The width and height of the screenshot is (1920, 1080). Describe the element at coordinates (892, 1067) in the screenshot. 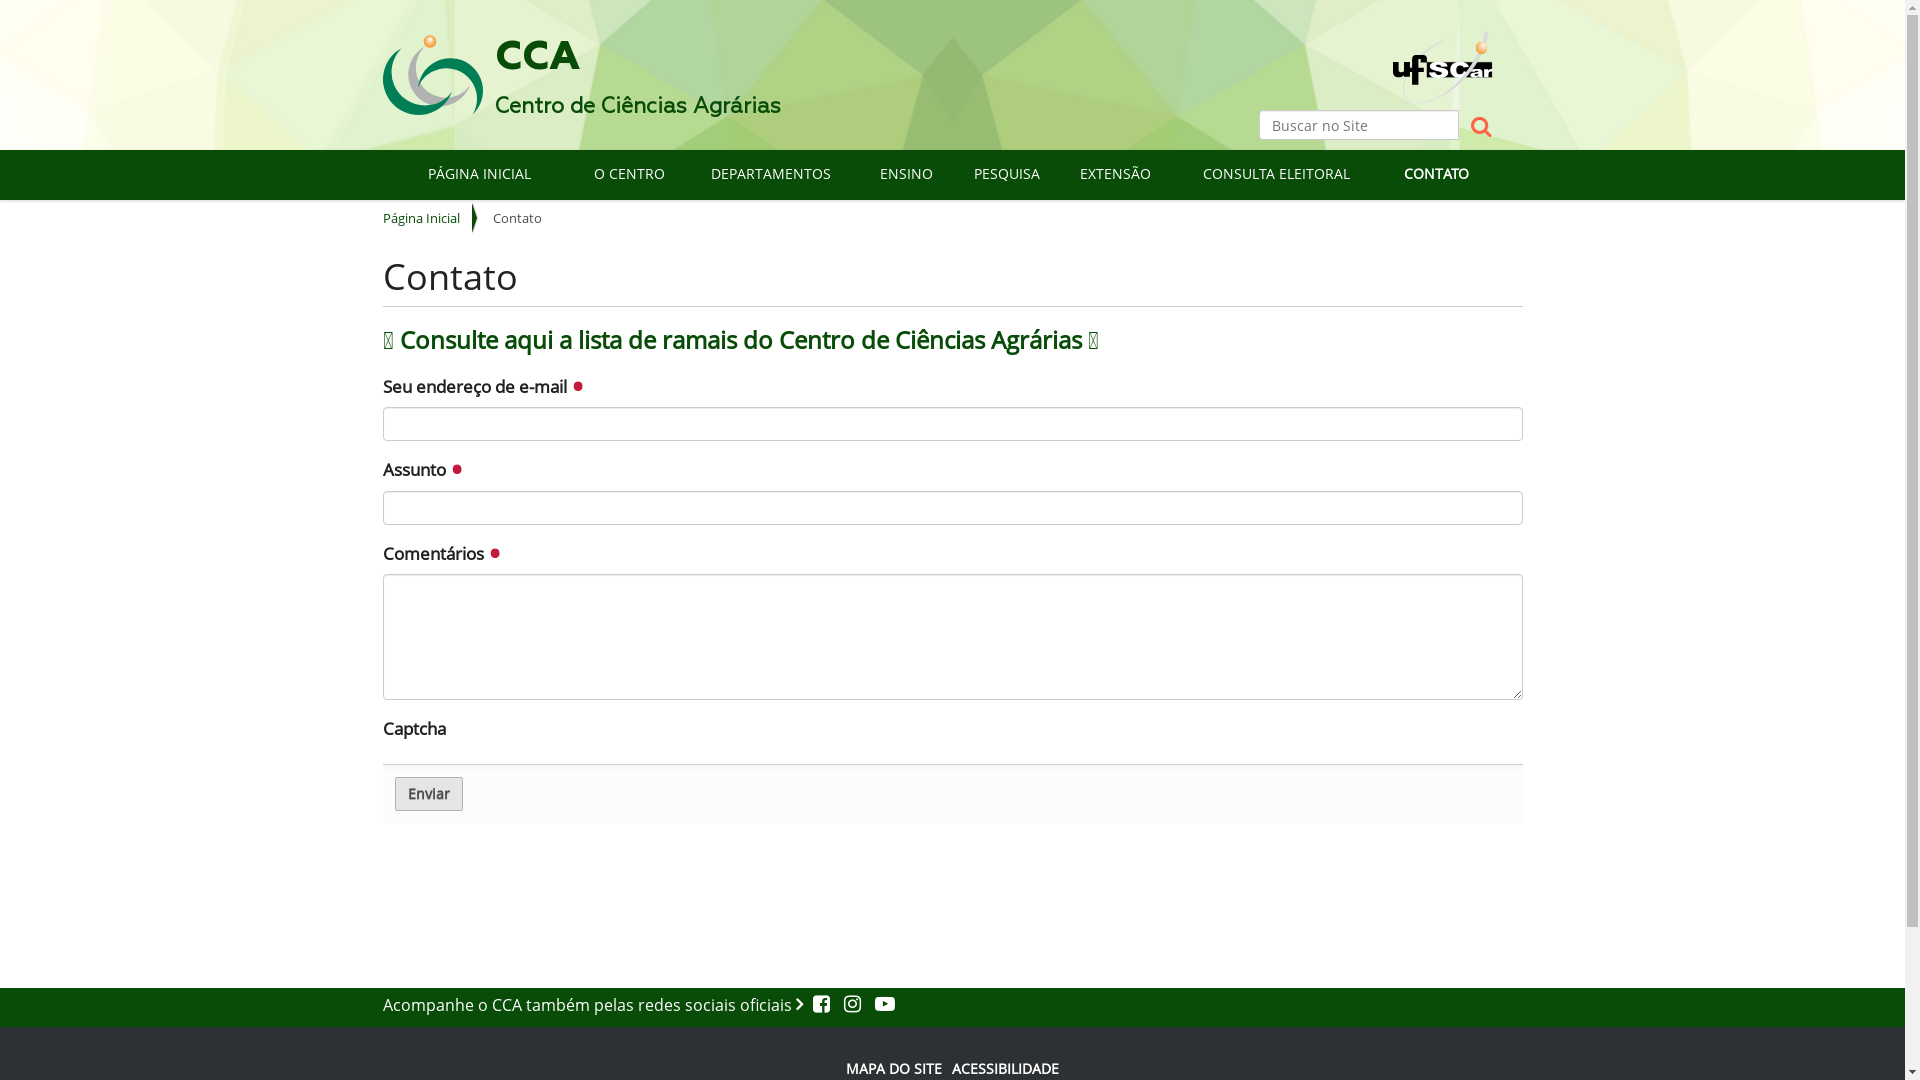

I see `'MAPA DO SITE'` at that location.